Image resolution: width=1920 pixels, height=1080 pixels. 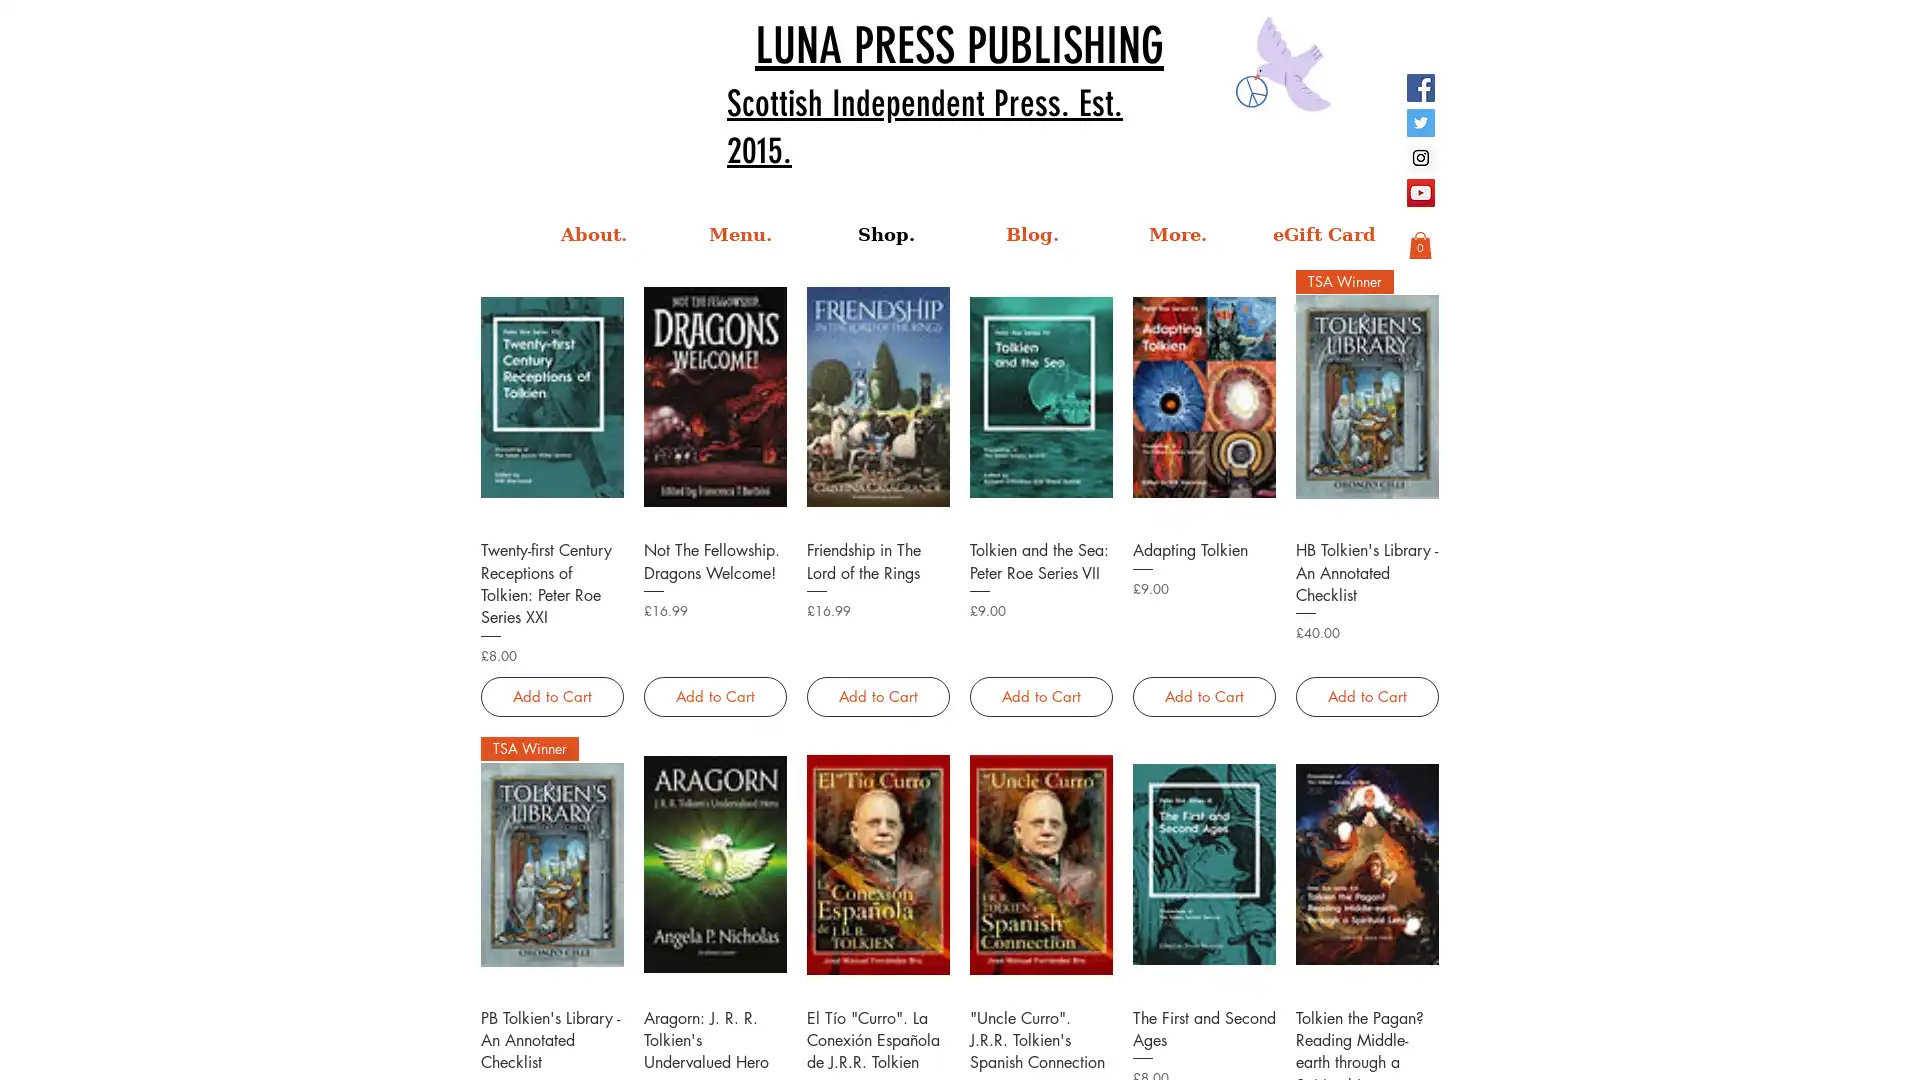 I want to click on Quick View, so click(x=1365, y=548).